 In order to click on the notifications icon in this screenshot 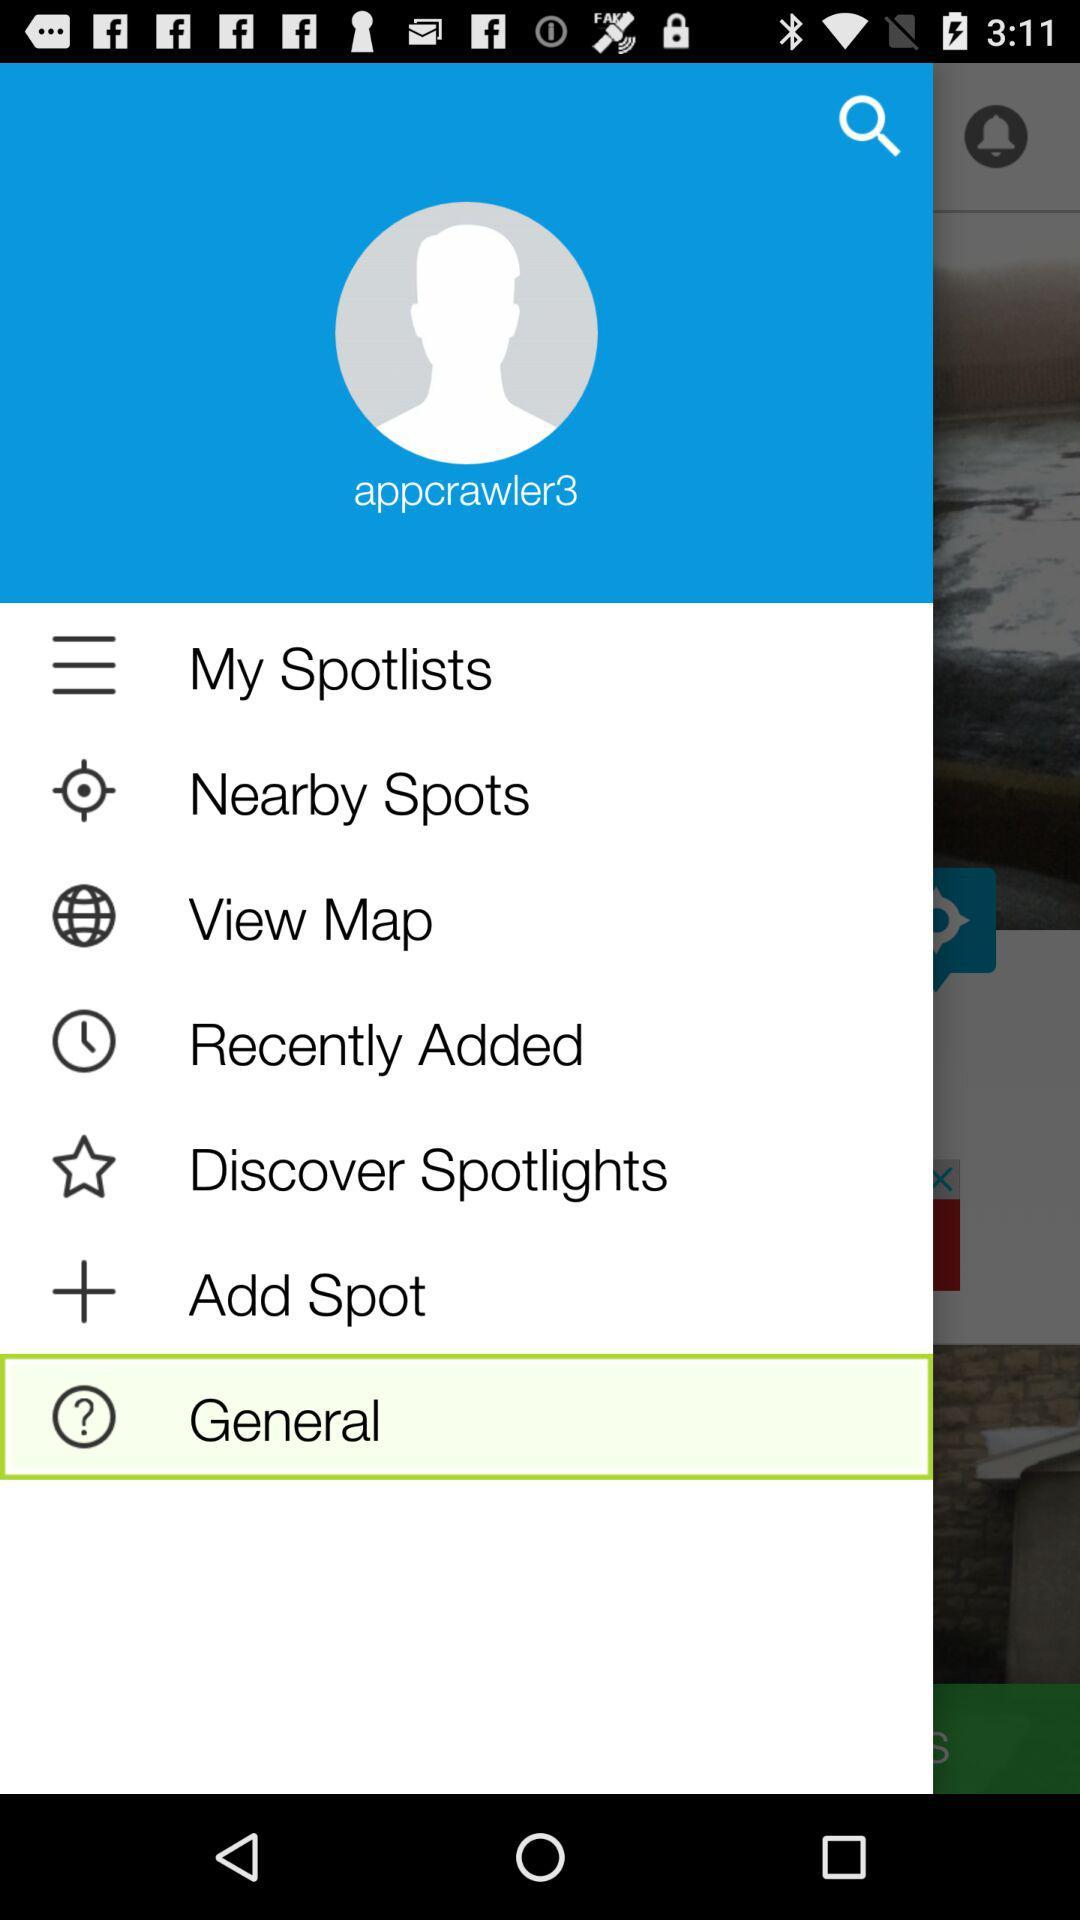, I will do `click(995, 145)`.